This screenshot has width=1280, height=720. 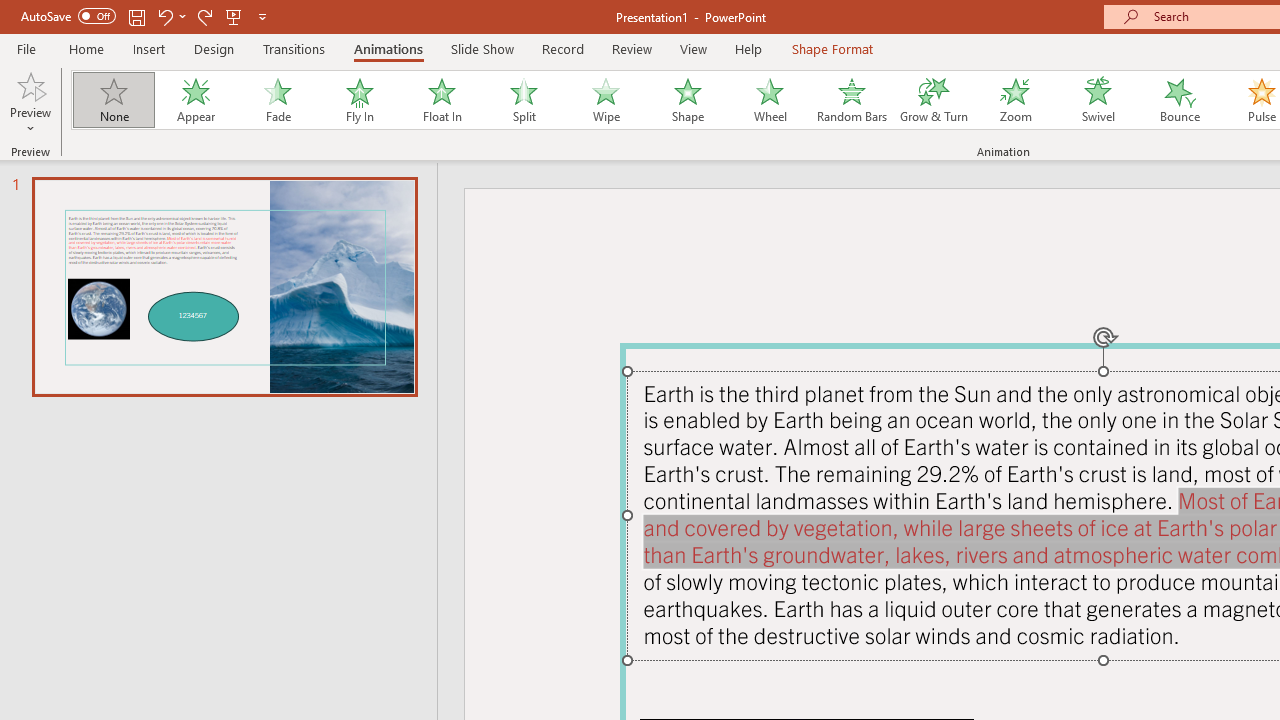 What do you see at coordinates (1180, 100) in the screenshot?
I see `'Bounce'` at bounding box center [1180, 100].